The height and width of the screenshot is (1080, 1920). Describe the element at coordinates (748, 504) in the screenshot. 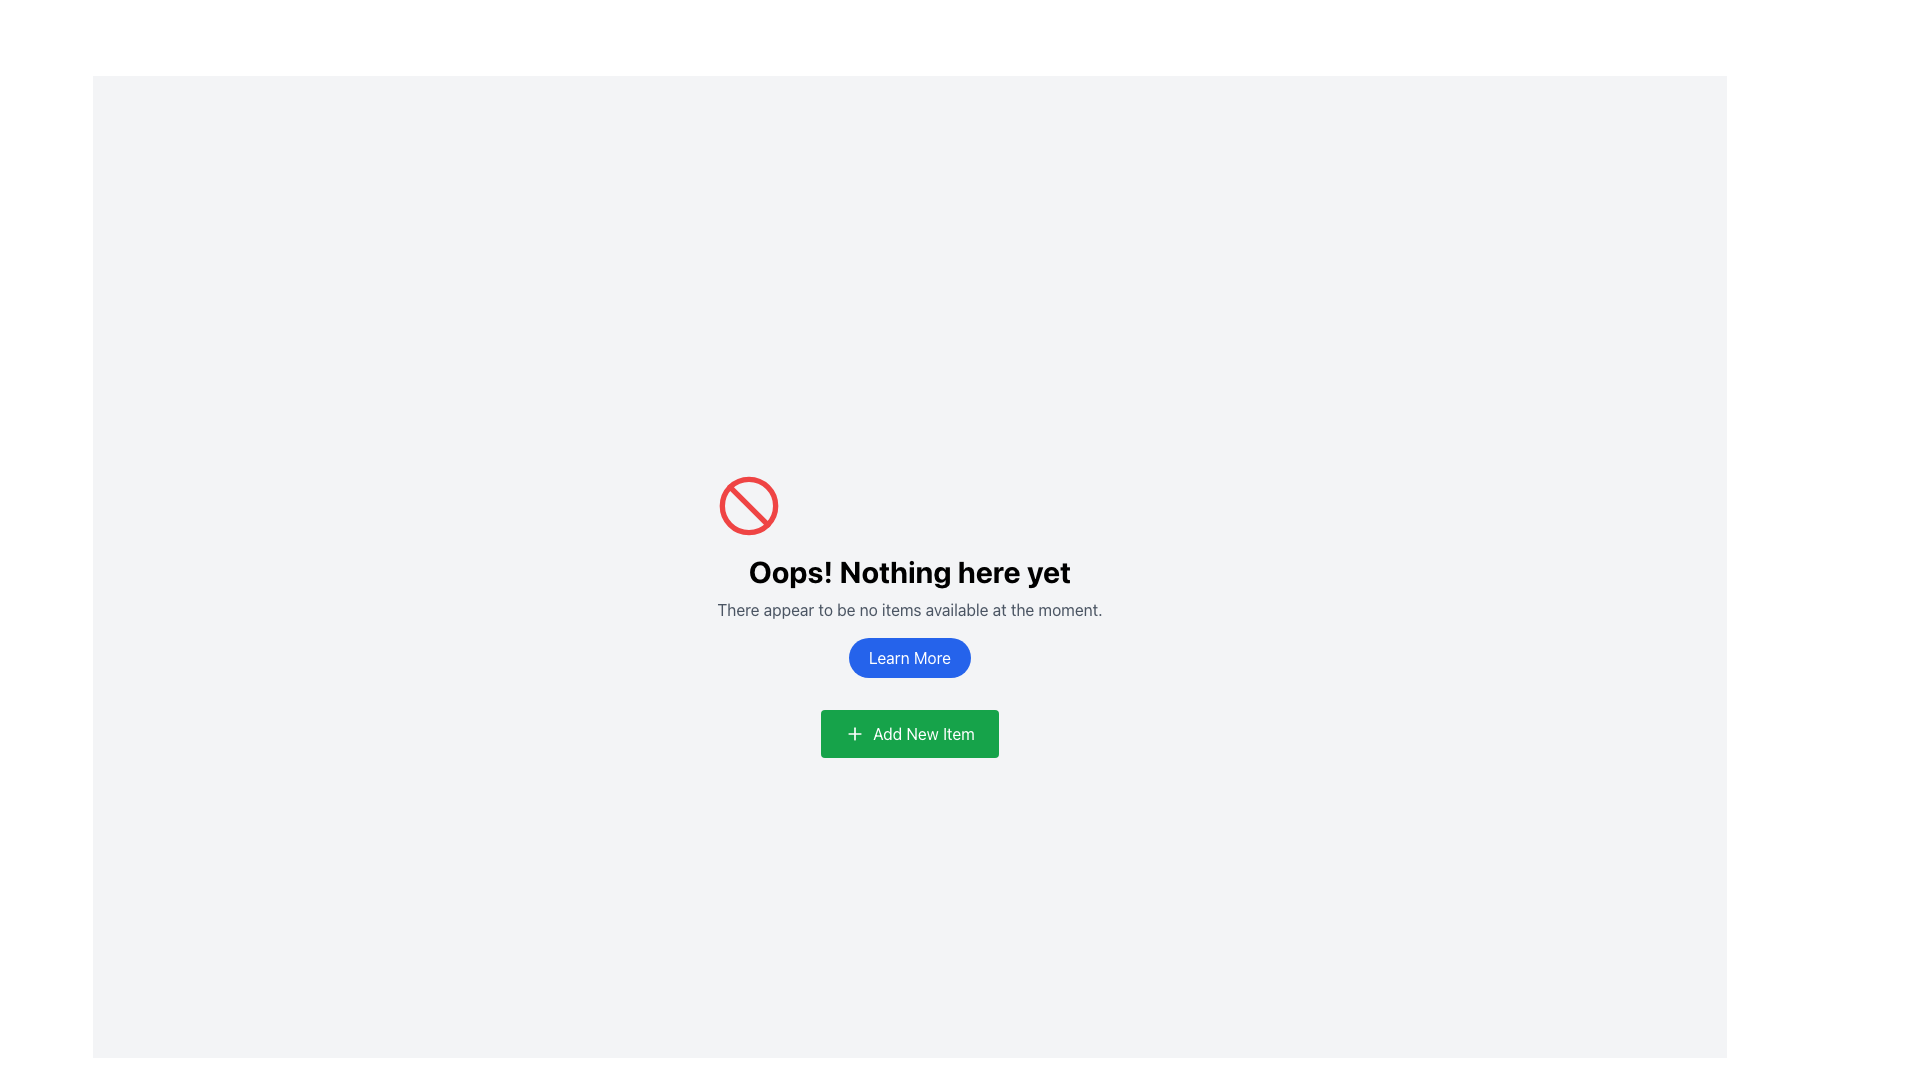

I see `the red circular prohibition symbol located at the top of the message section, above the text 'Oops! Nothing here yet'` at that location.